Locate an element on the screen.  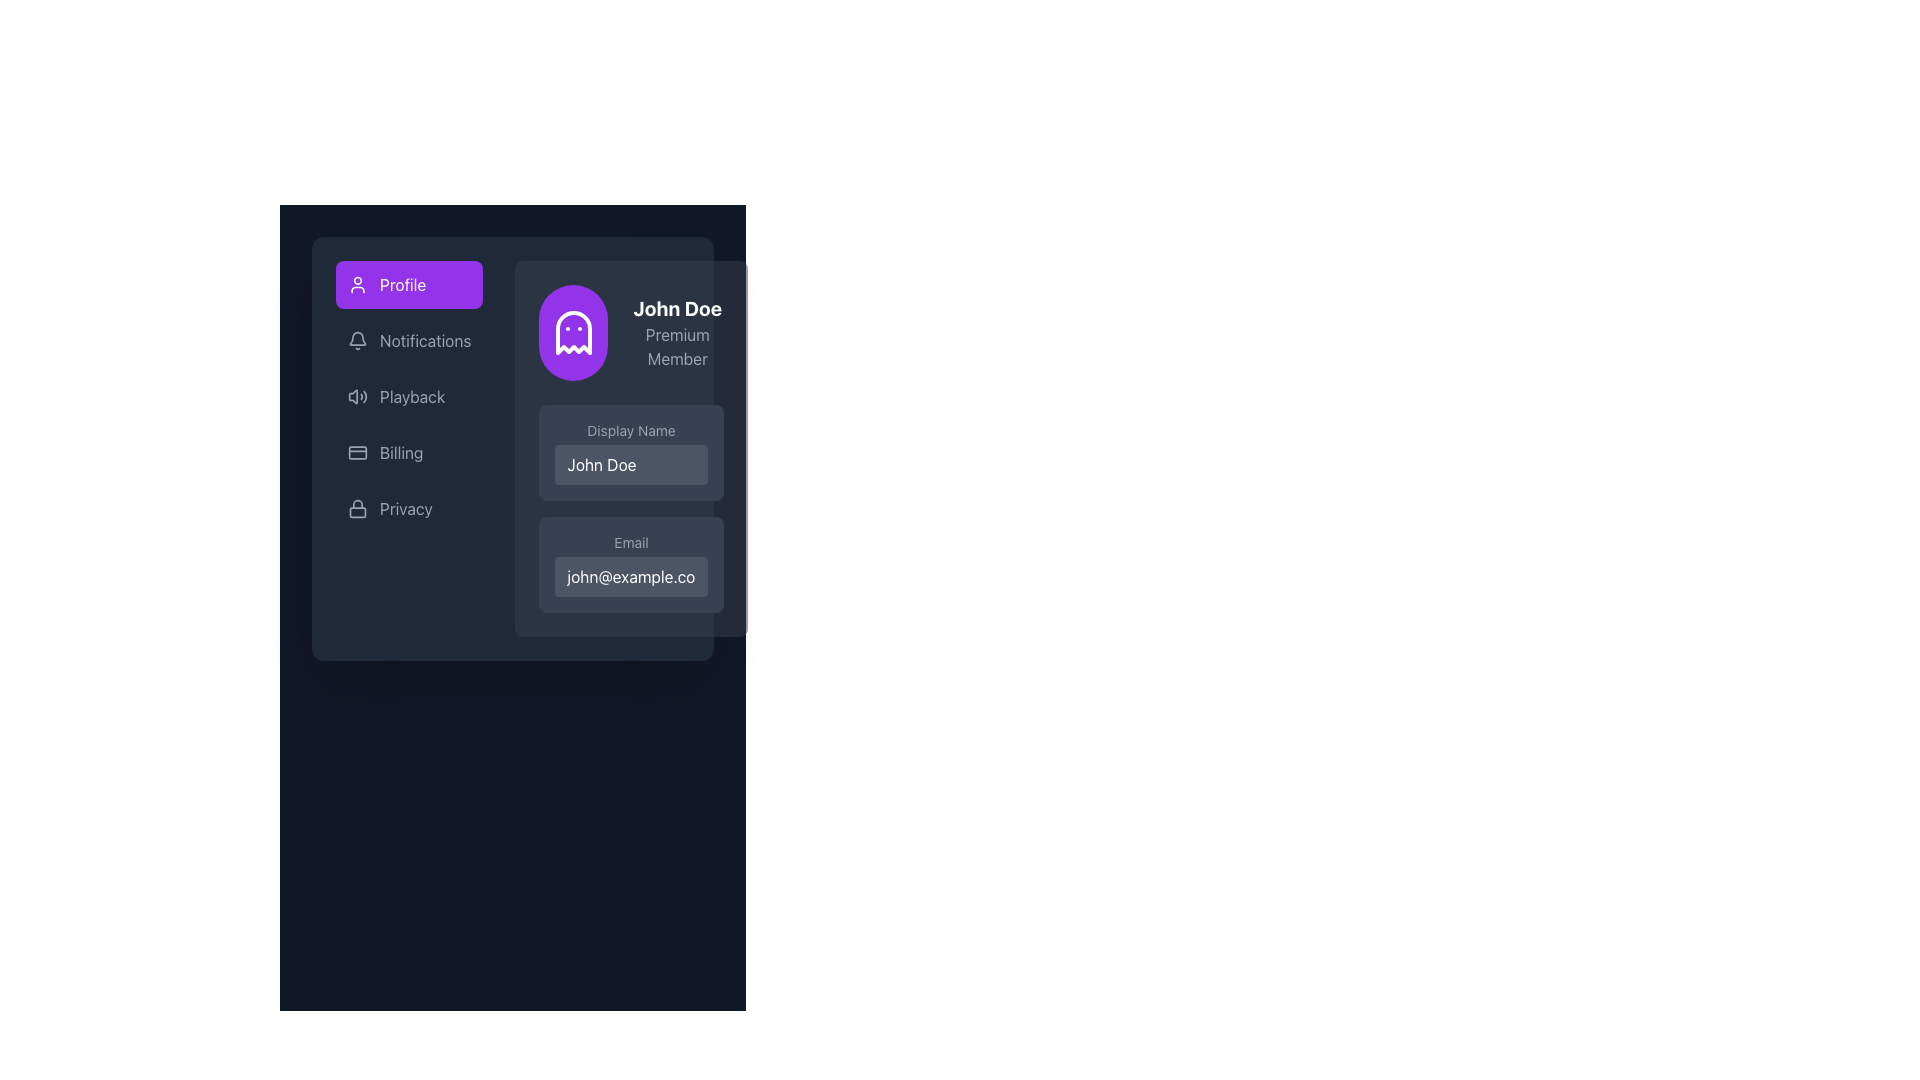
the third and outermost curved line segment of the SVG icon representing sound waves is located at coordinates (365, 397).